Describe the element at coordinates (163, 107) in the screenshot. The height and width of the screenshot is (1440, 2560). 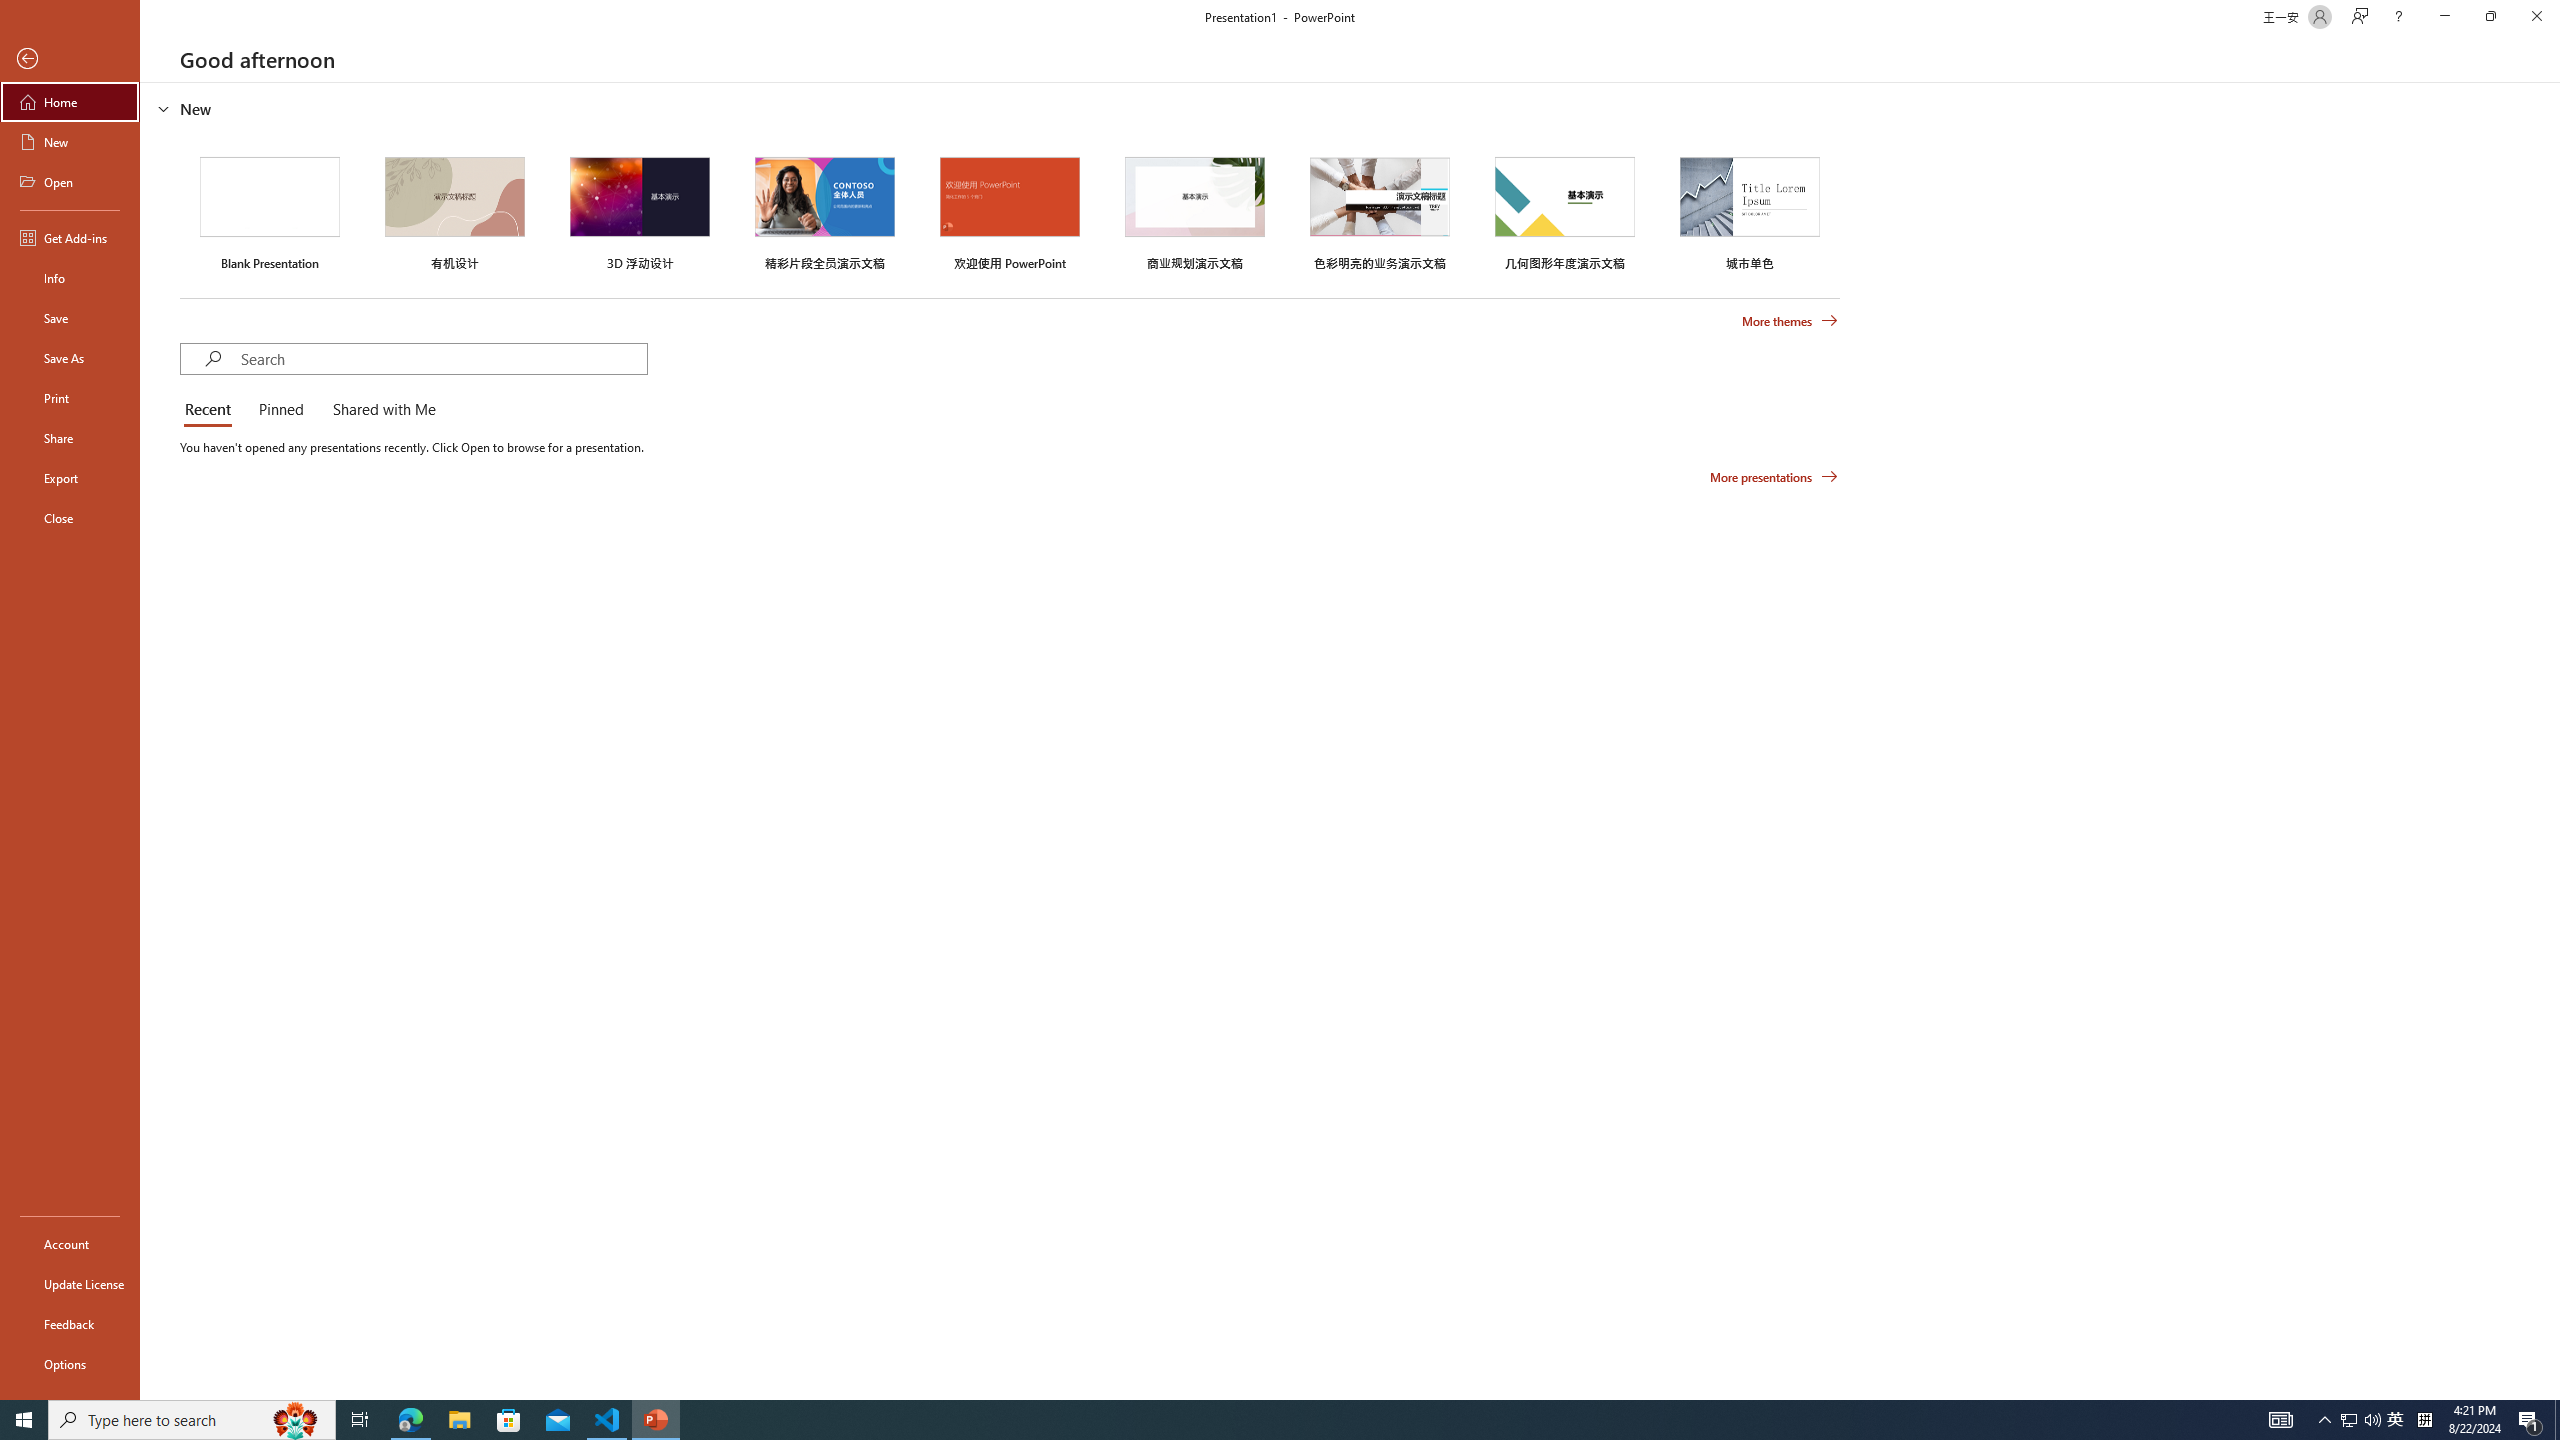
I see `'Hide or show region'` at that location.